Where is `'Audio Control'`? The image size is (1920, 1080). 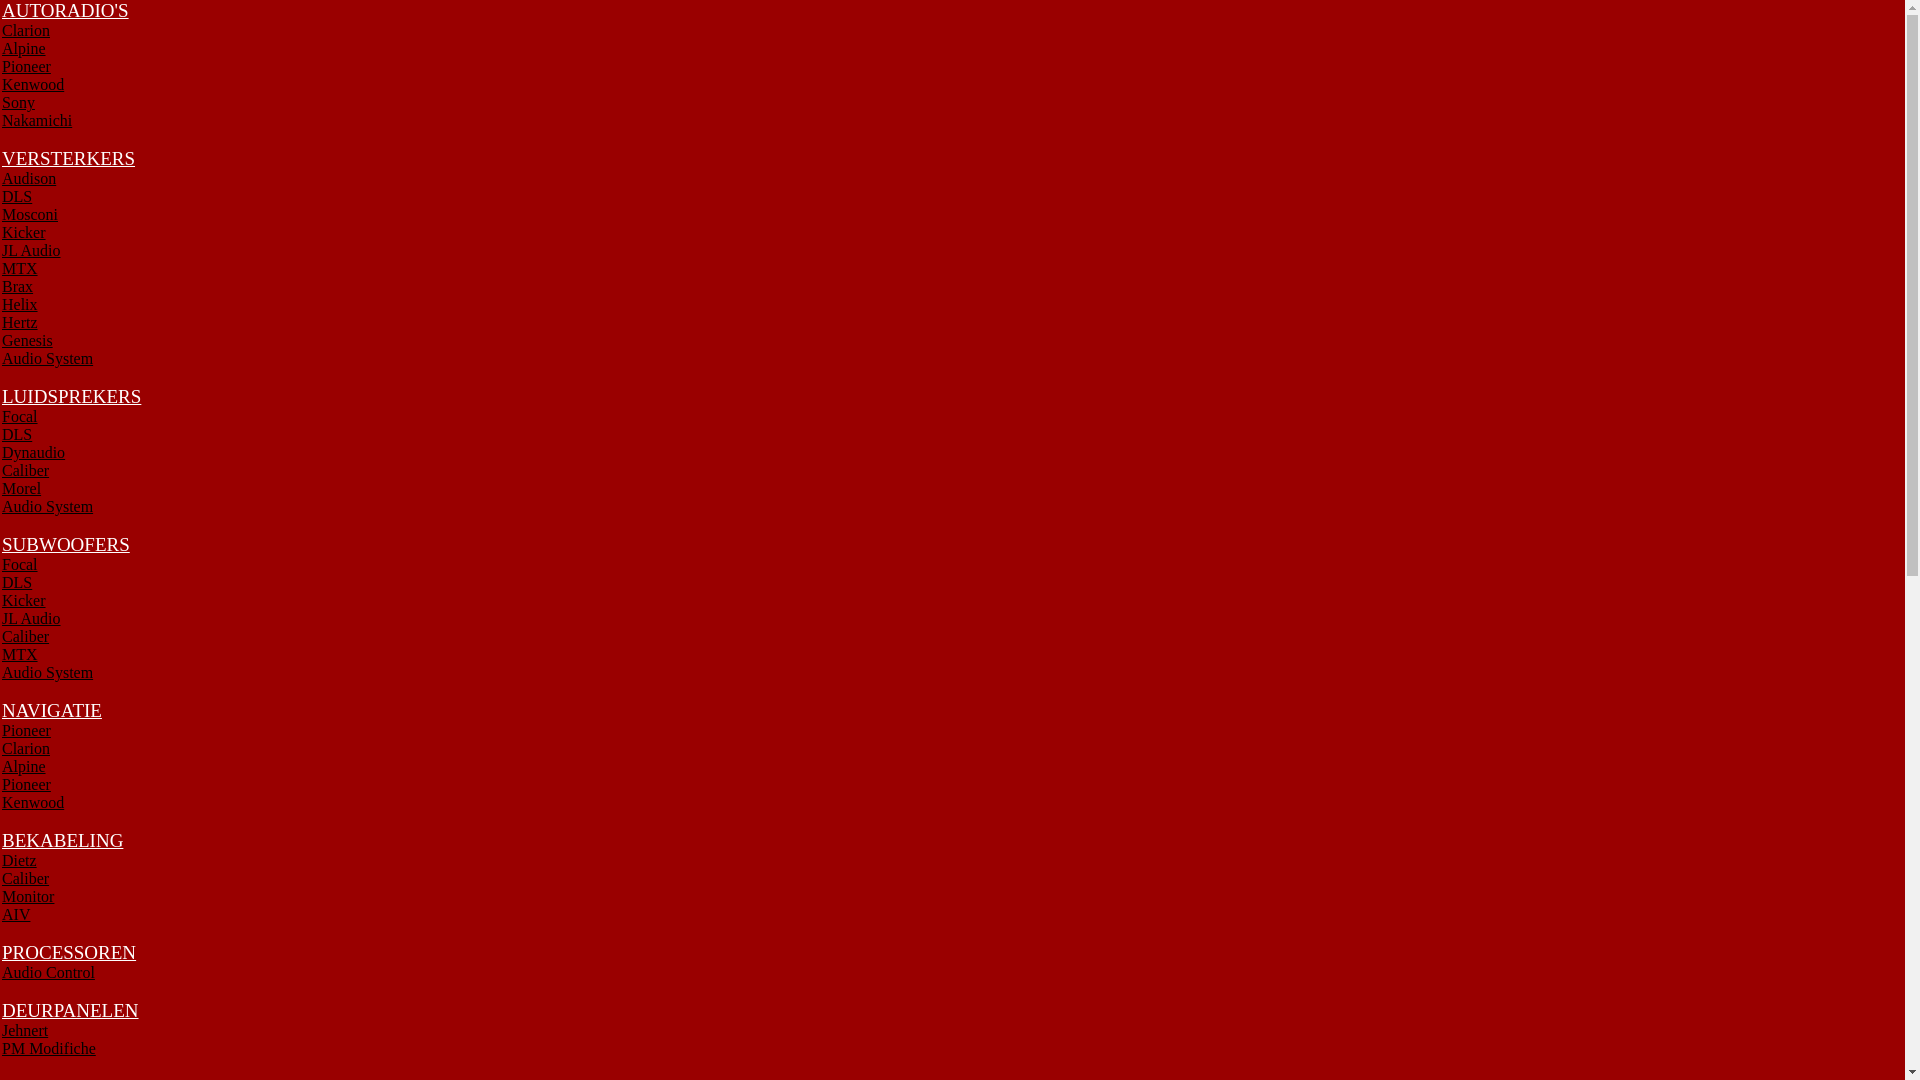 'Audio Control' is located at coordinates (48, 971).